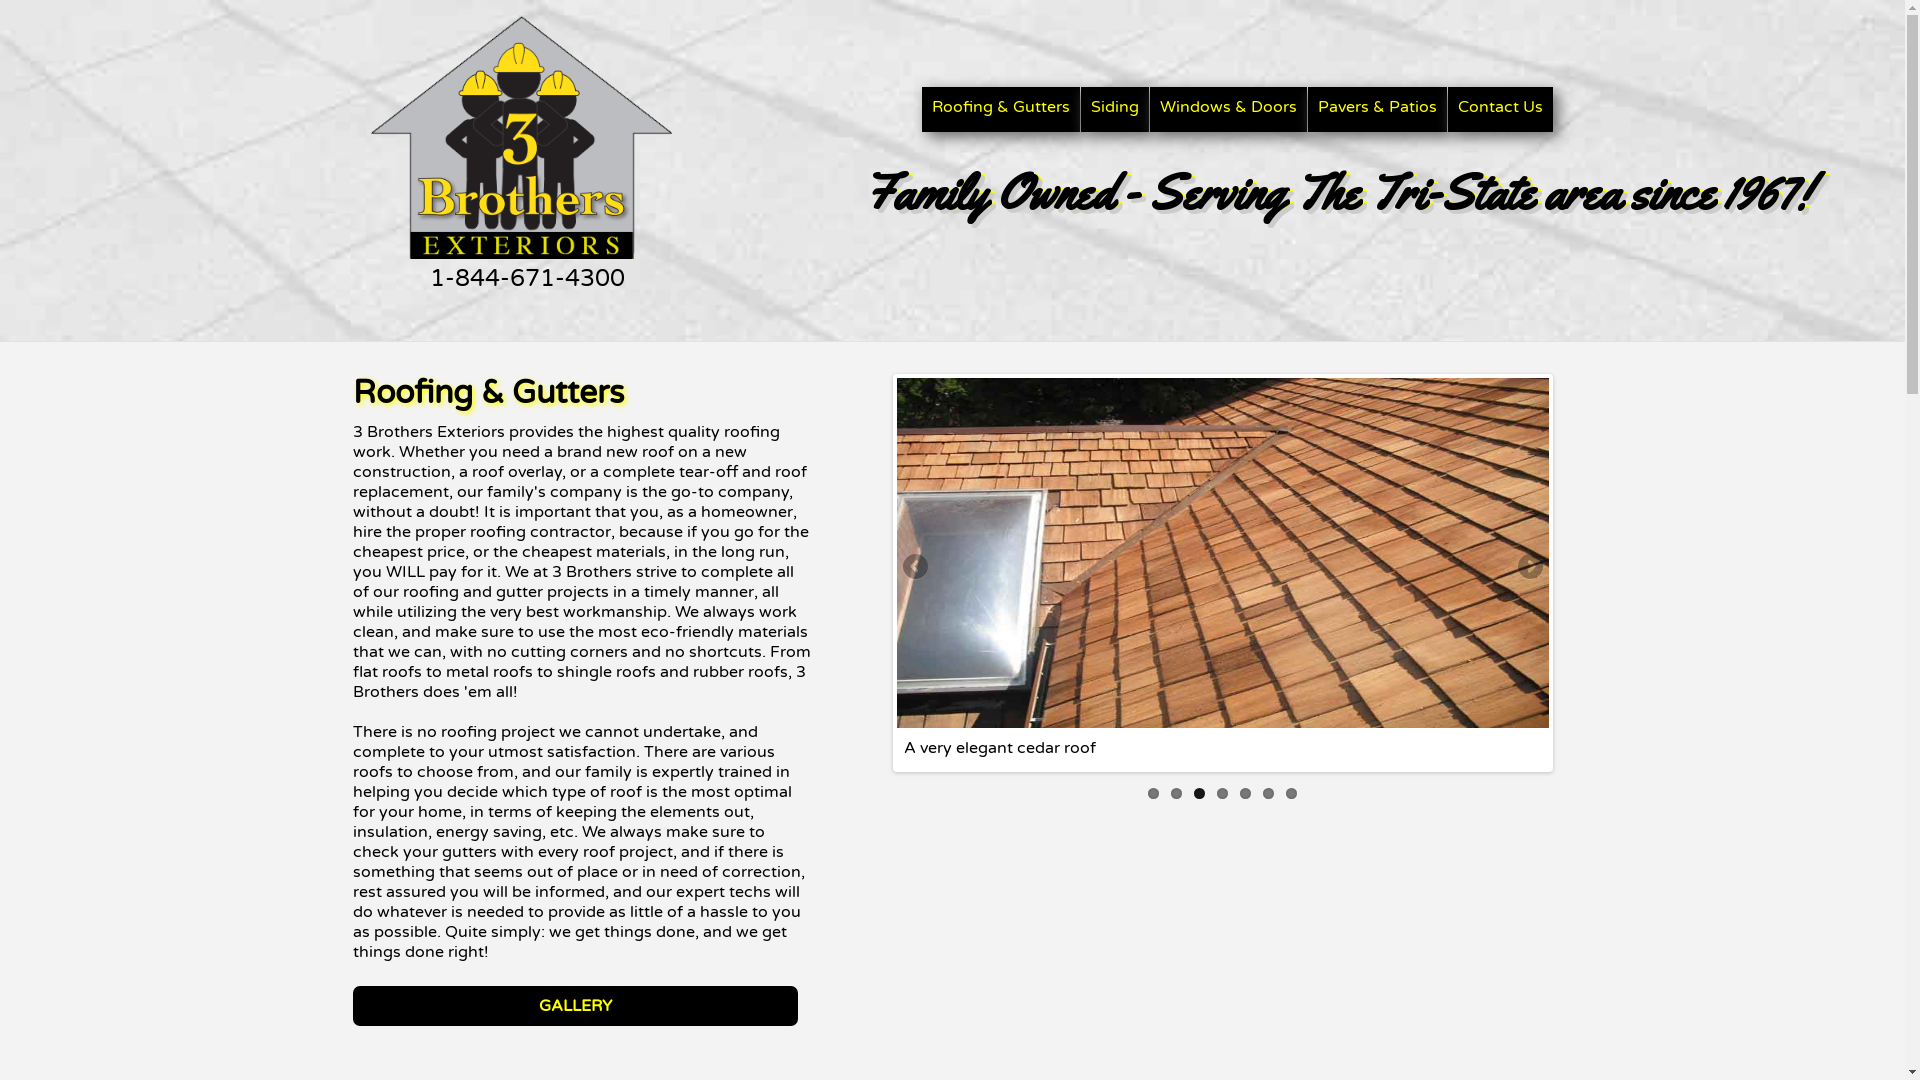 This screenshot has width=1920, height=1080. I want to click on 'Previous', so click(915, 567).